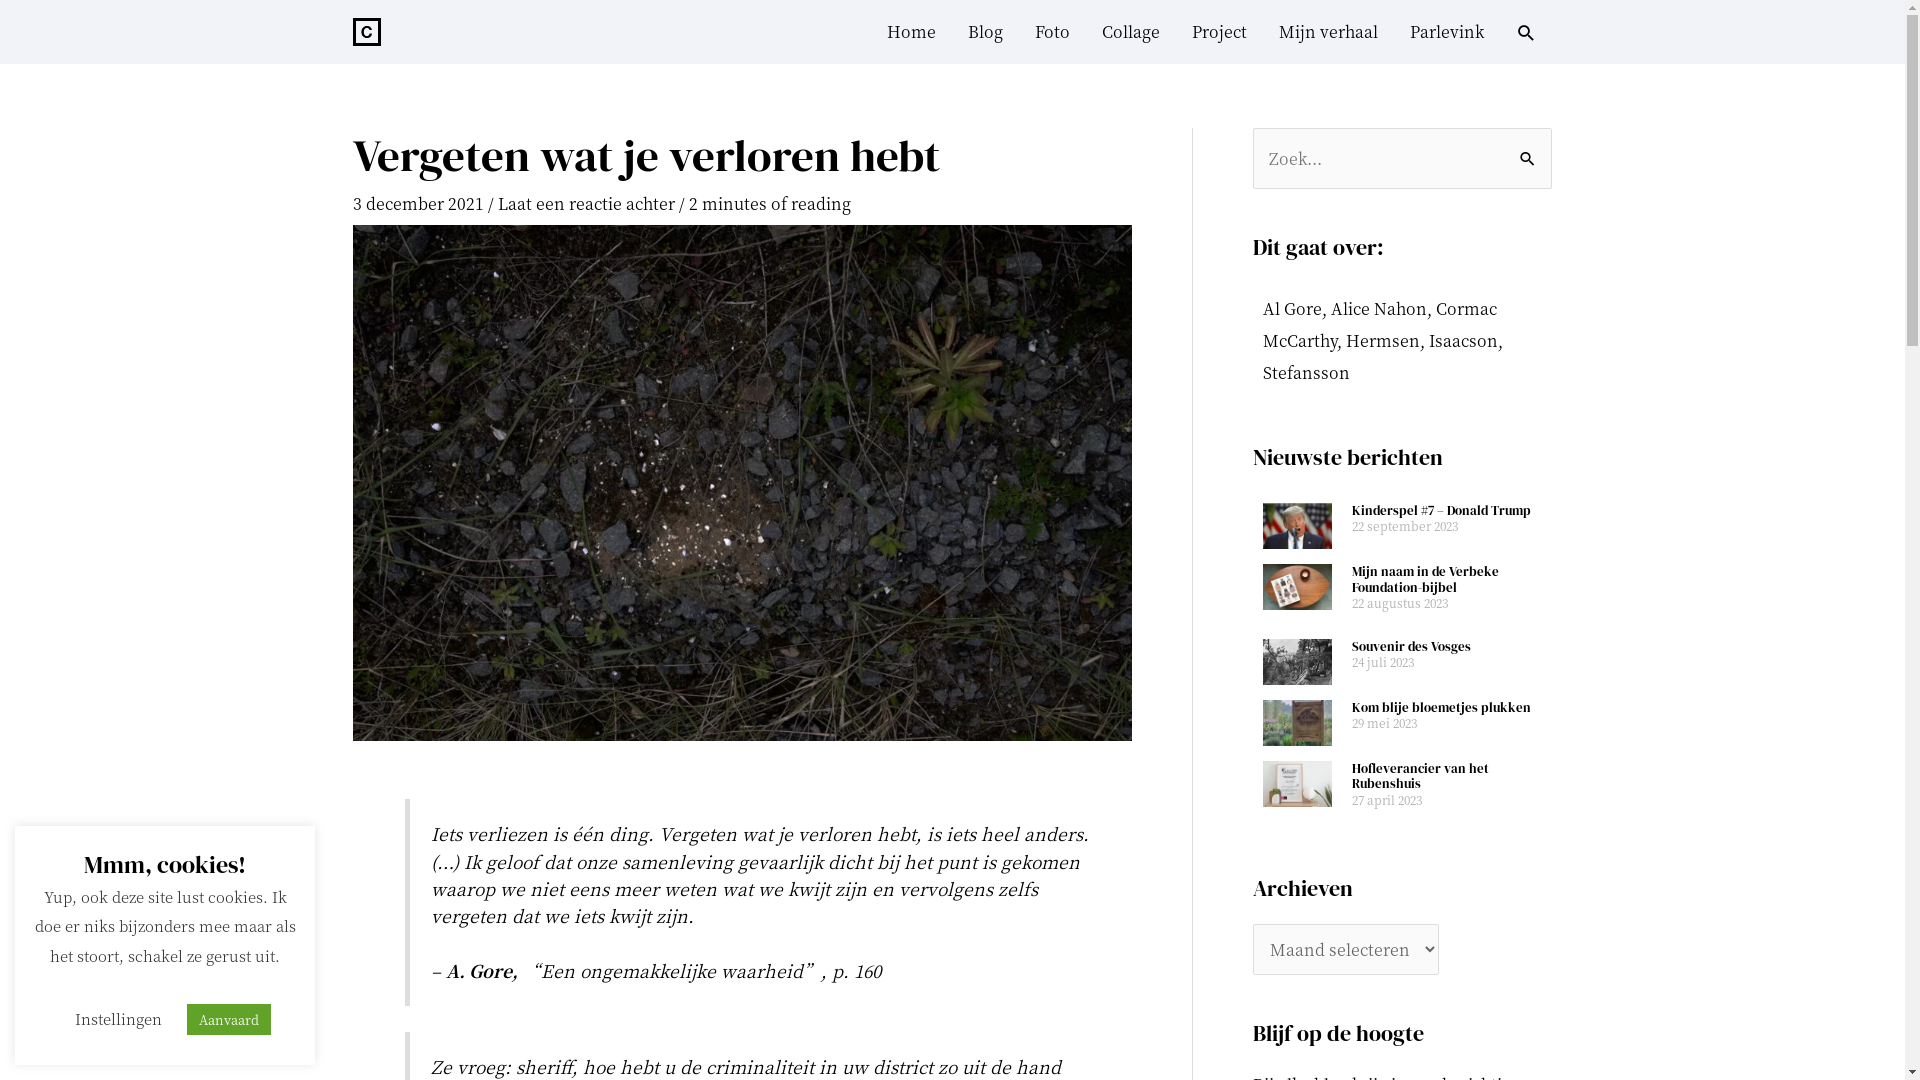 This screenshot has height=1080, width=1920. Describe the element at coordinates (1462, 339) in the screenshot. I see `'Isaacson'` at that location.